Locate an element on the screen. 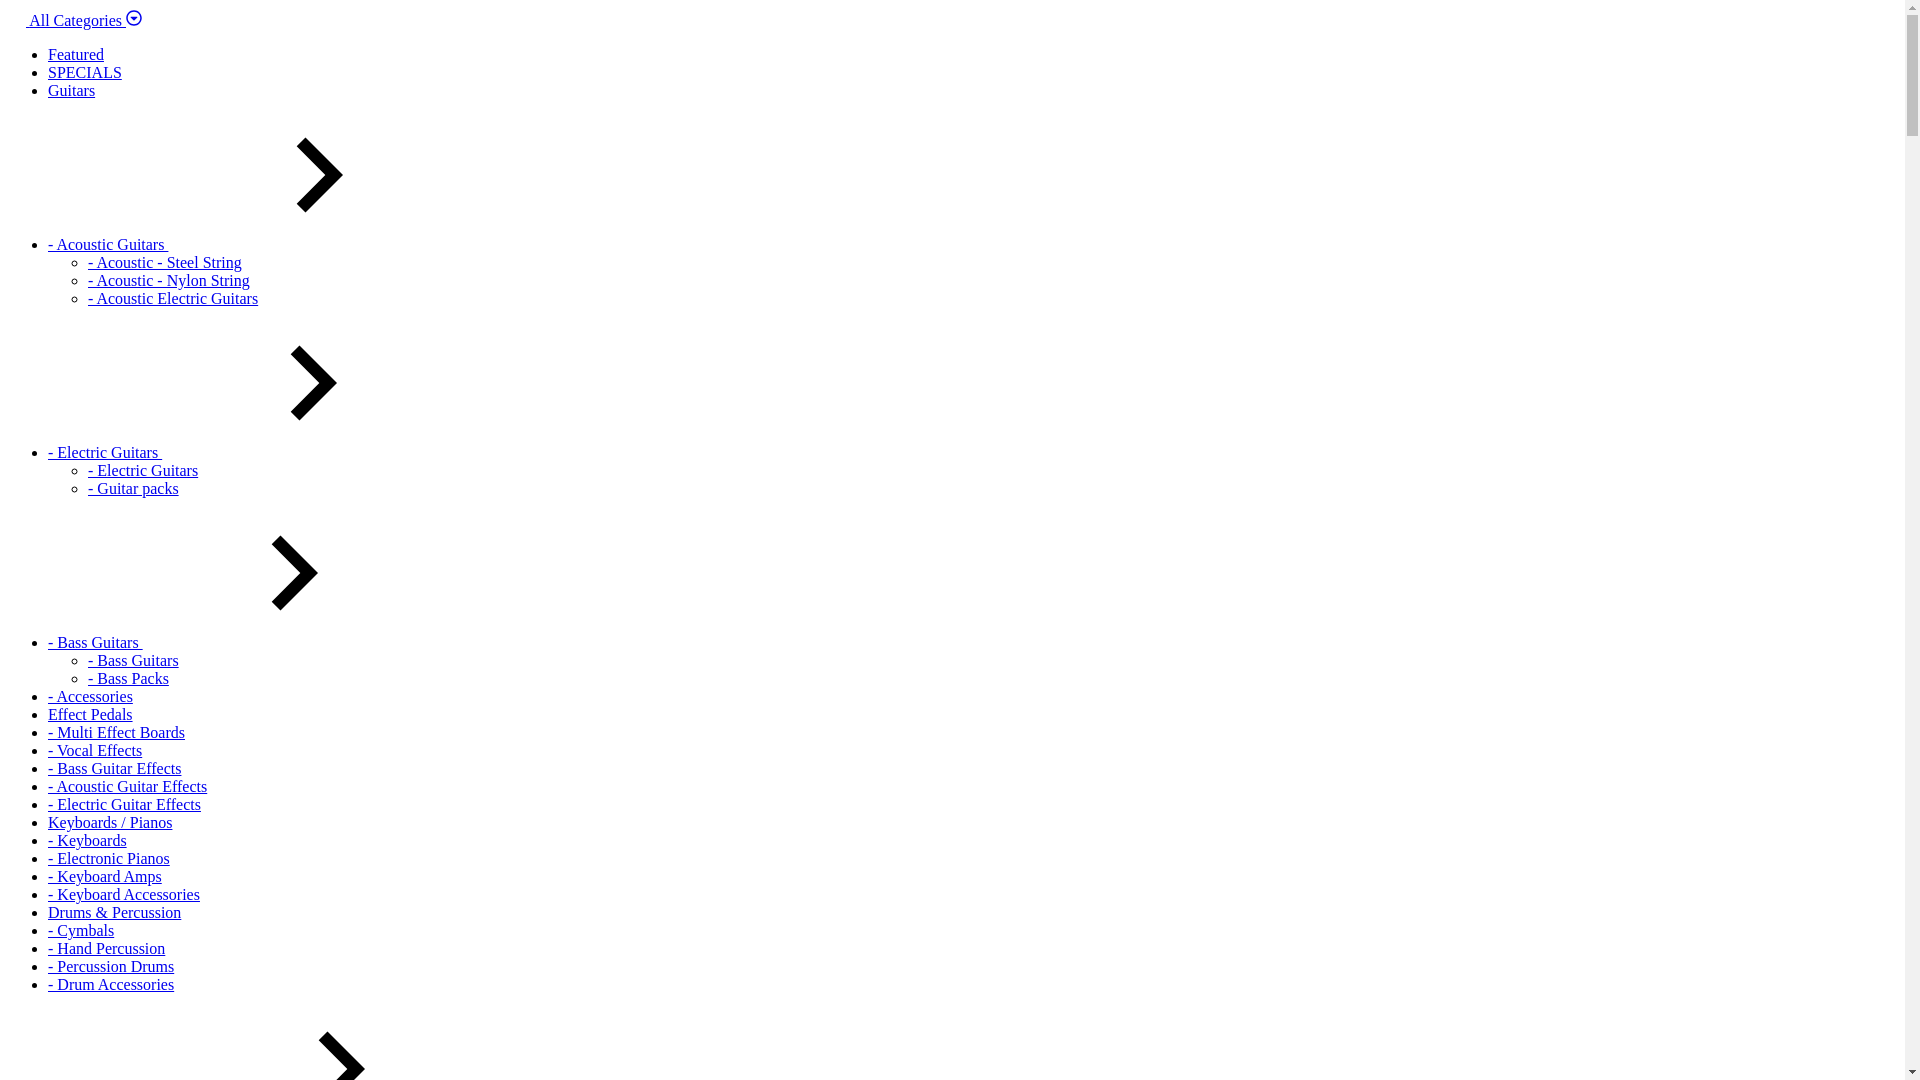 This screenshot has width=1920, height=1080. '- Acoustic Guitar Effects' is located at coordinates (126, 785).